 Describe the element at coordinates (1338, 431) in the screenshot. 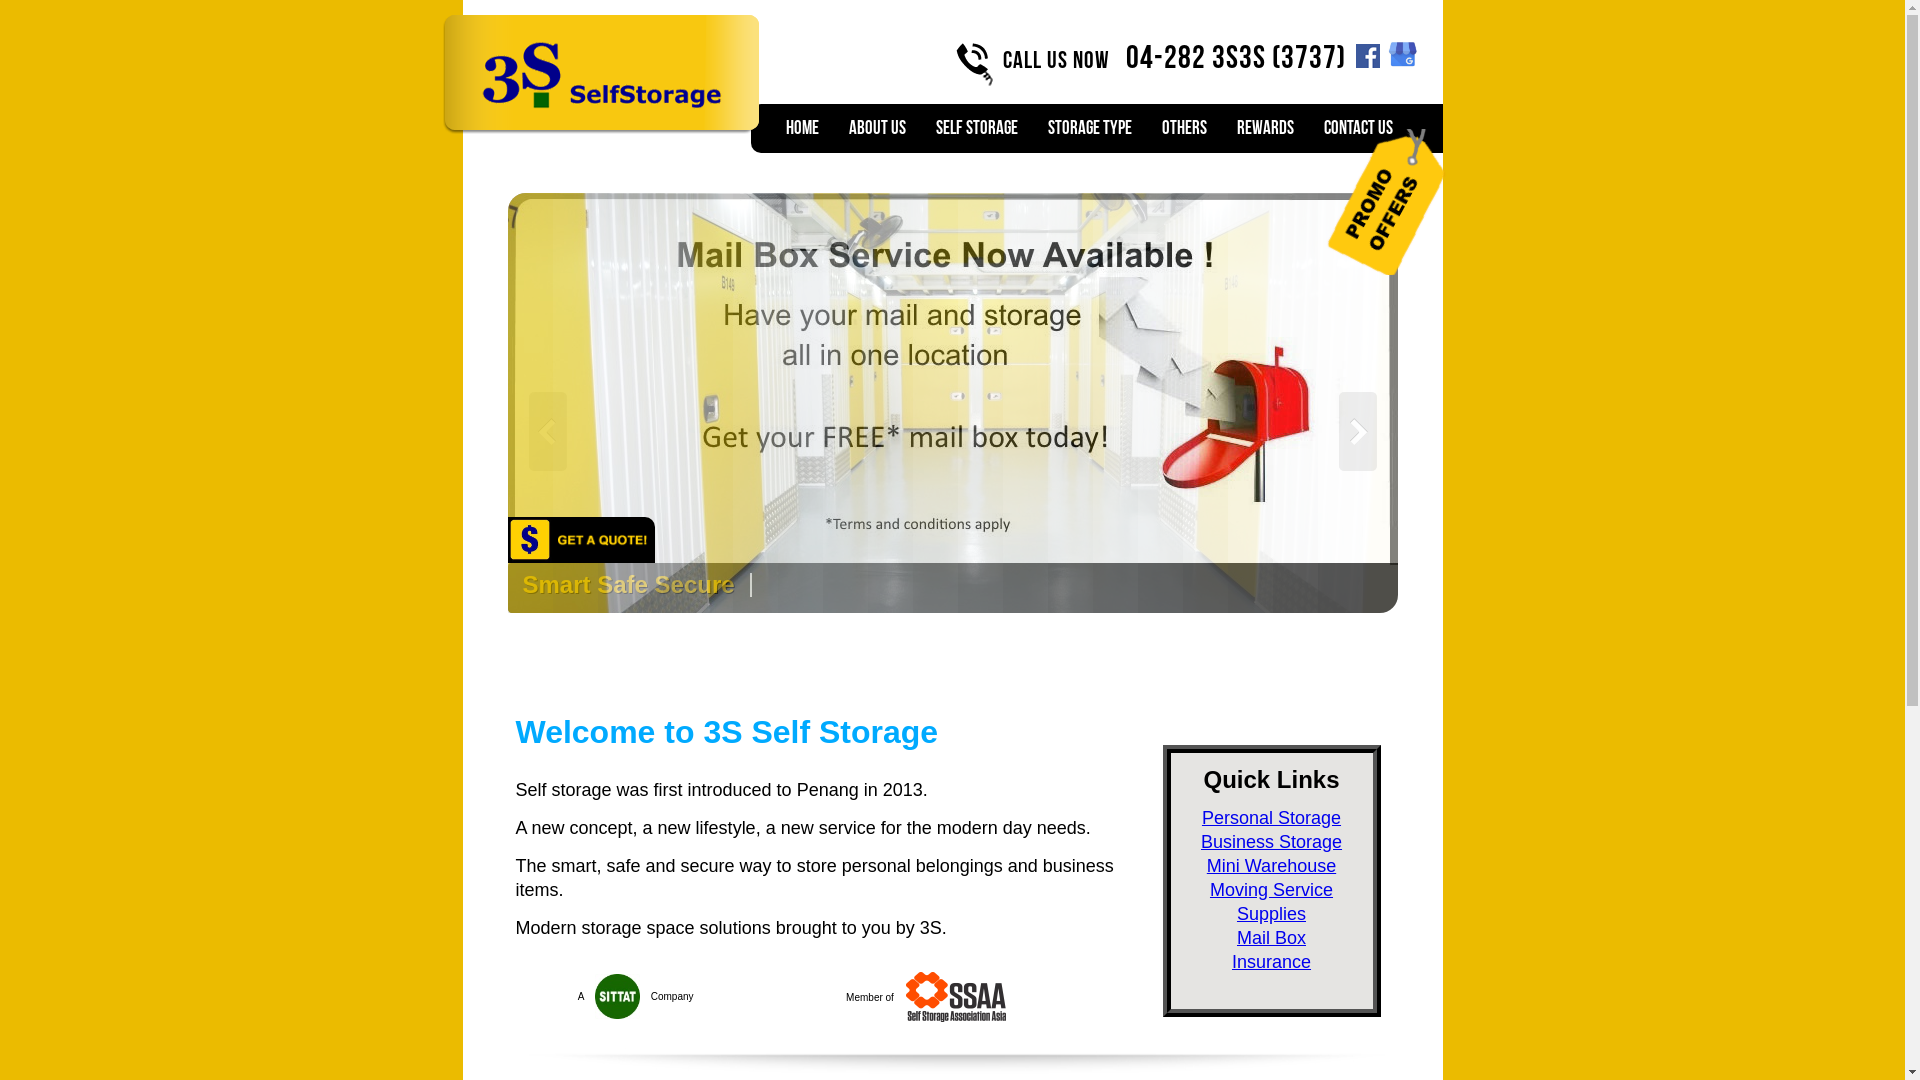

I see `'Prev'` at that location.